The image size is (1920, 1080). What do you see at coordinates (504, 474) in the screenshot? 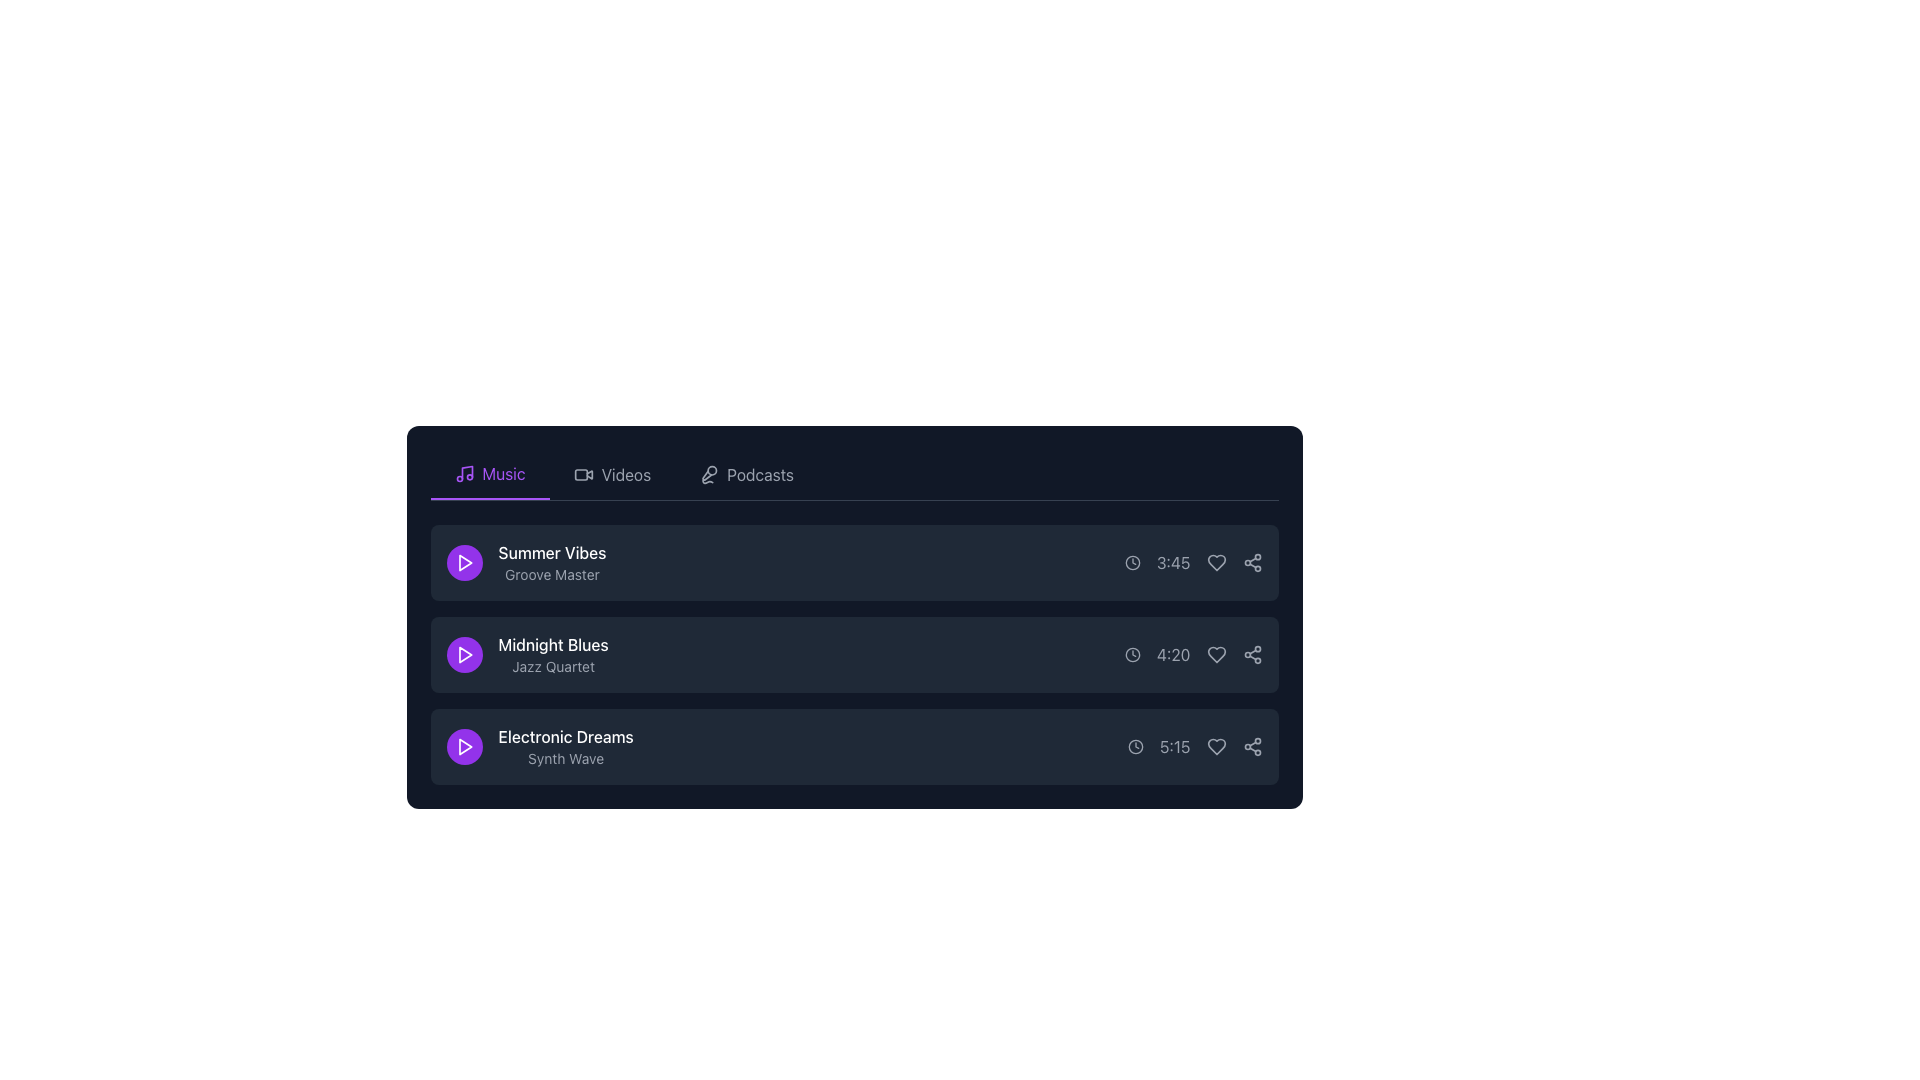
I see `the 'Music' text label in the horizontal tab navigation` at bounding box center [504, 474].